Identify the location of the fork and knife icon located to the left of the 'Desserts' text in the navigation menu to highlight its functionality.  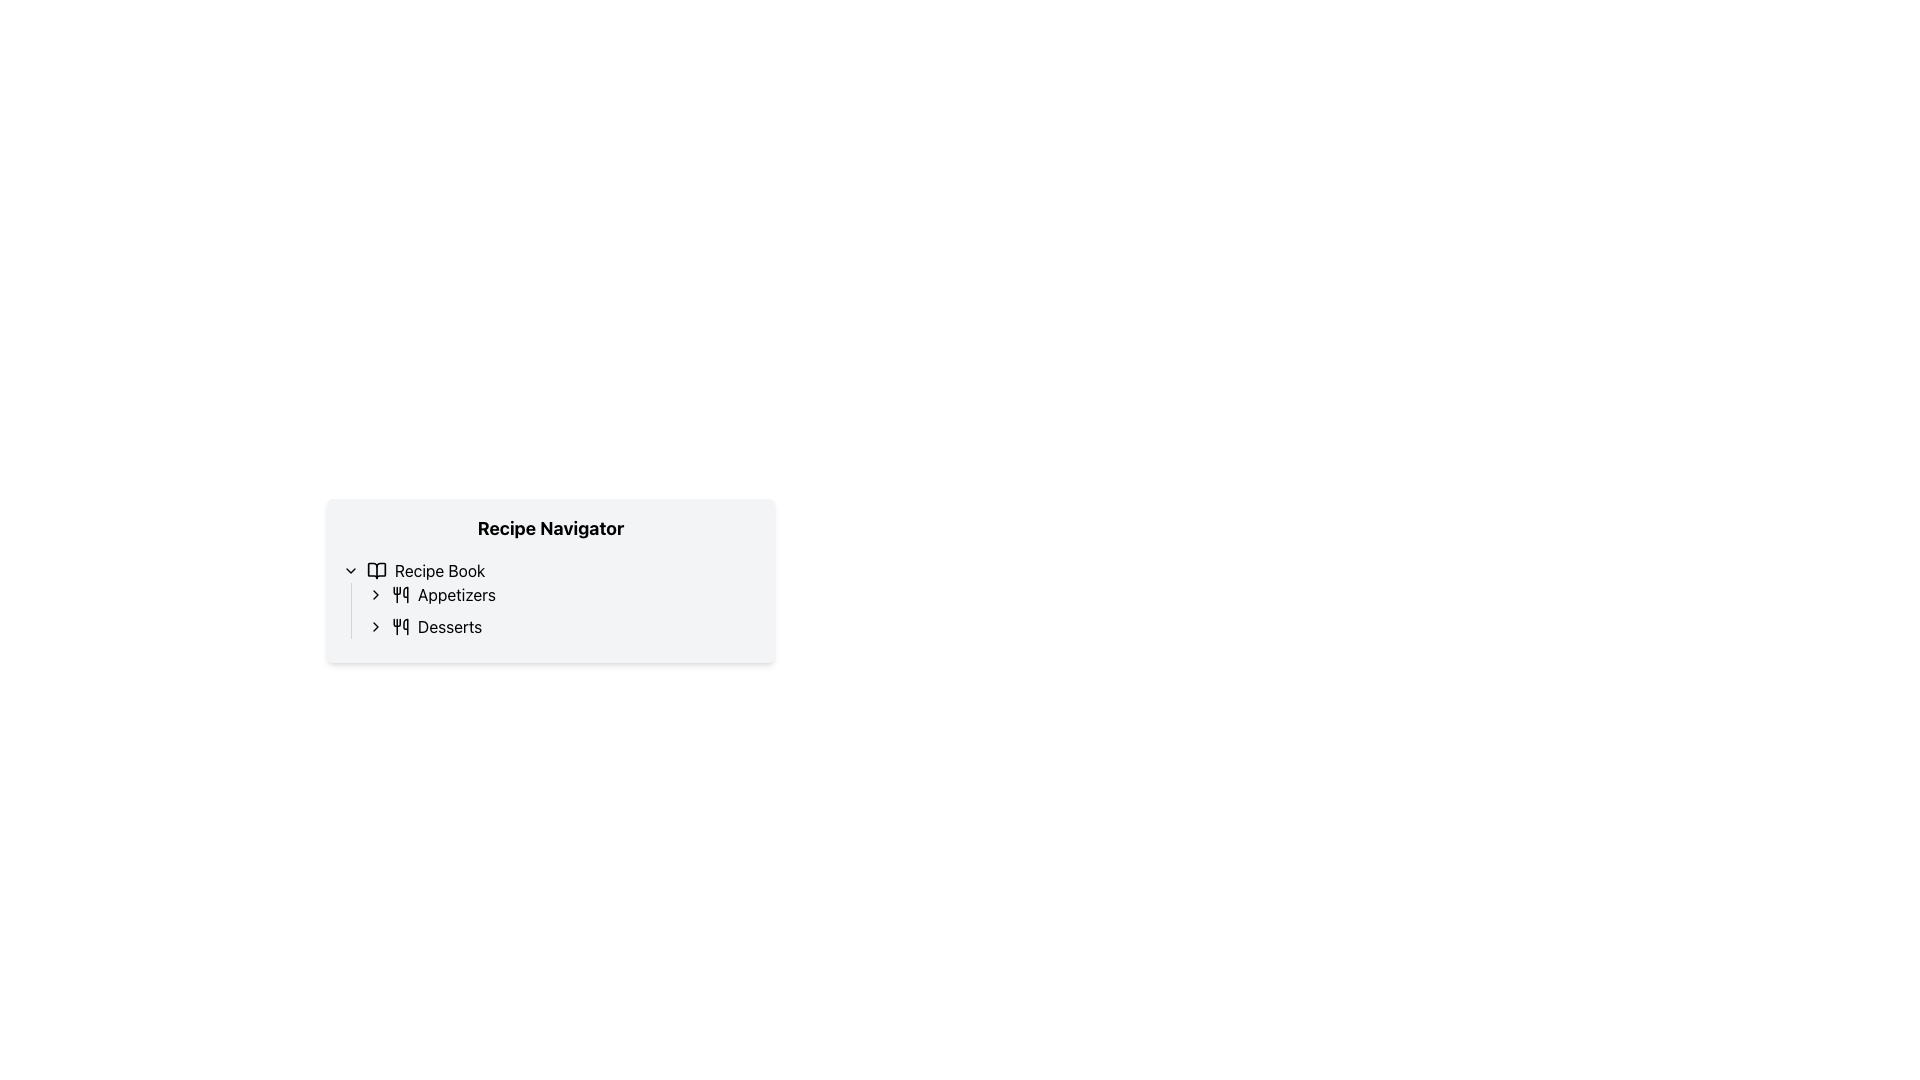
(400, 626).